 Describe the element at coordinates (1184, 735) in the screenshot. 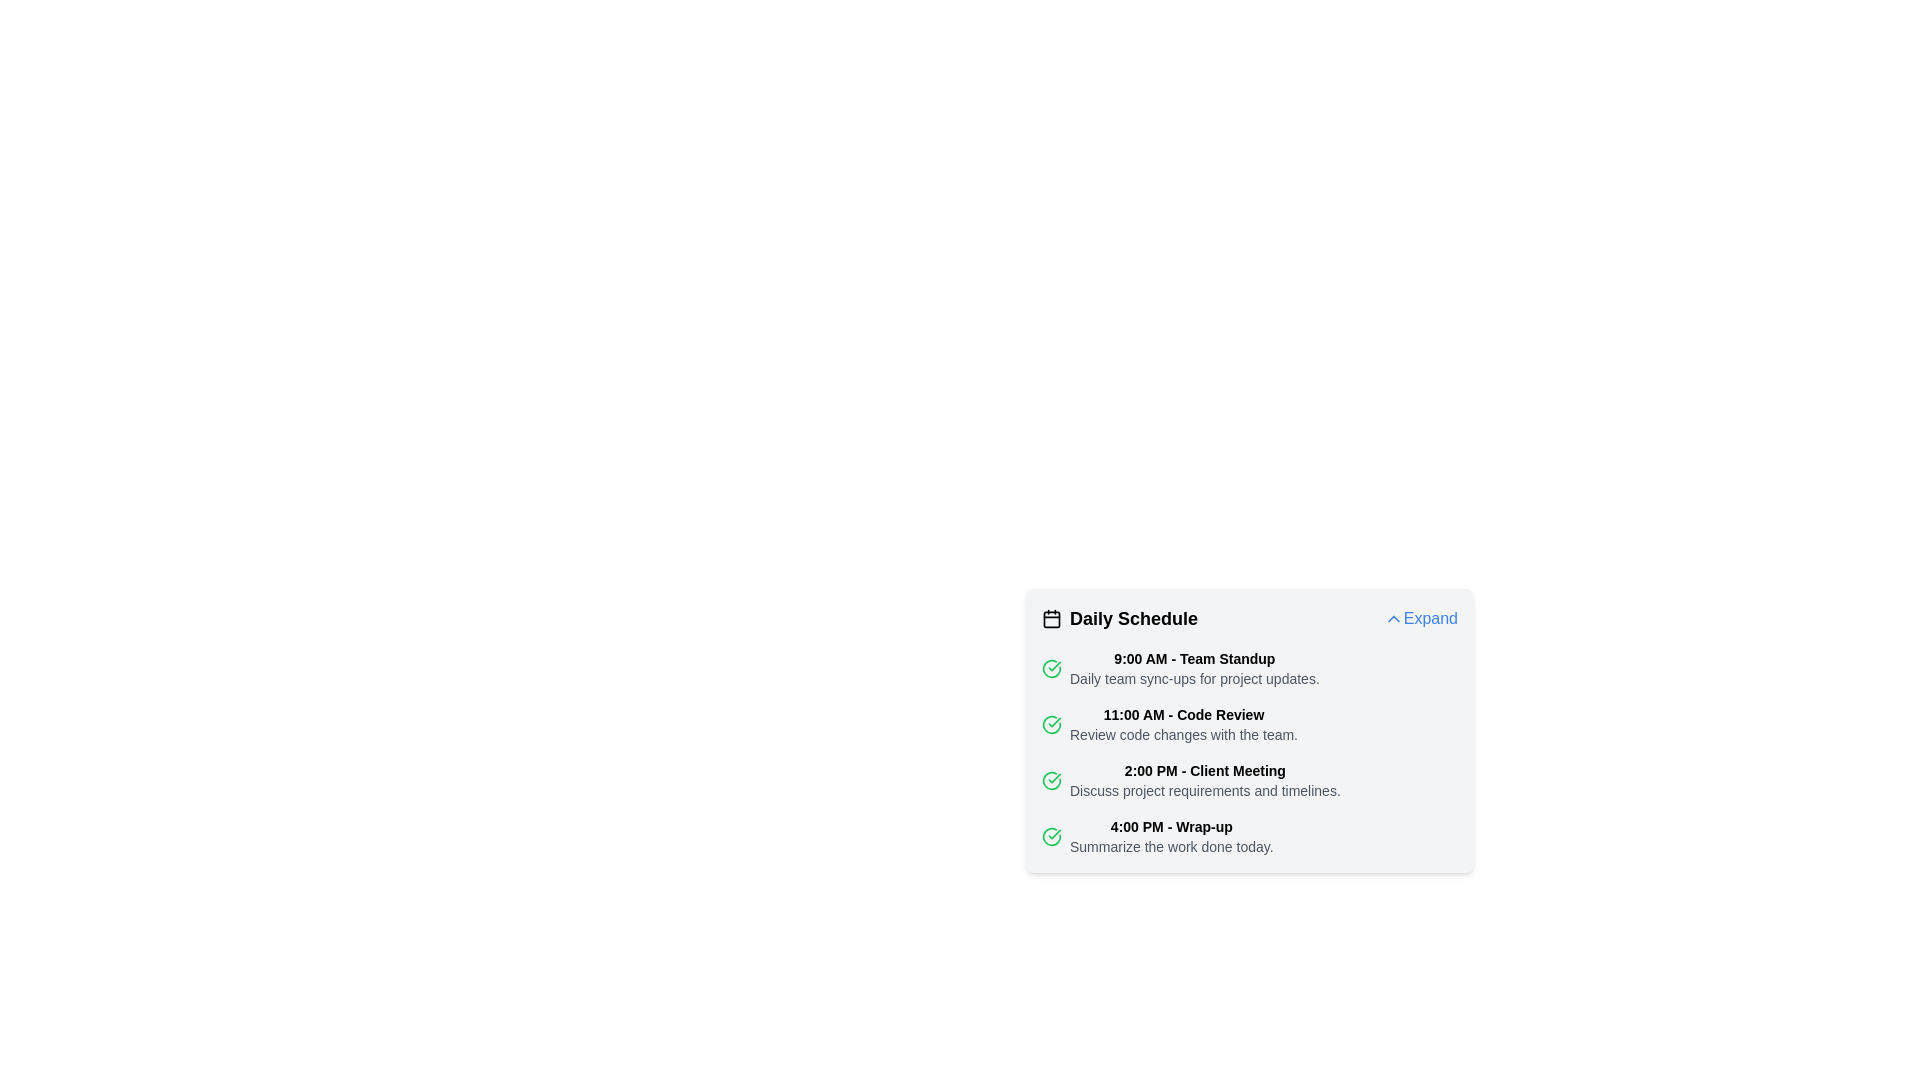

I see `the text element reading 'Review code changes with the team.' located directly underneath the header '11:00 AM - Code Review' within the schedule card layout` at that location.